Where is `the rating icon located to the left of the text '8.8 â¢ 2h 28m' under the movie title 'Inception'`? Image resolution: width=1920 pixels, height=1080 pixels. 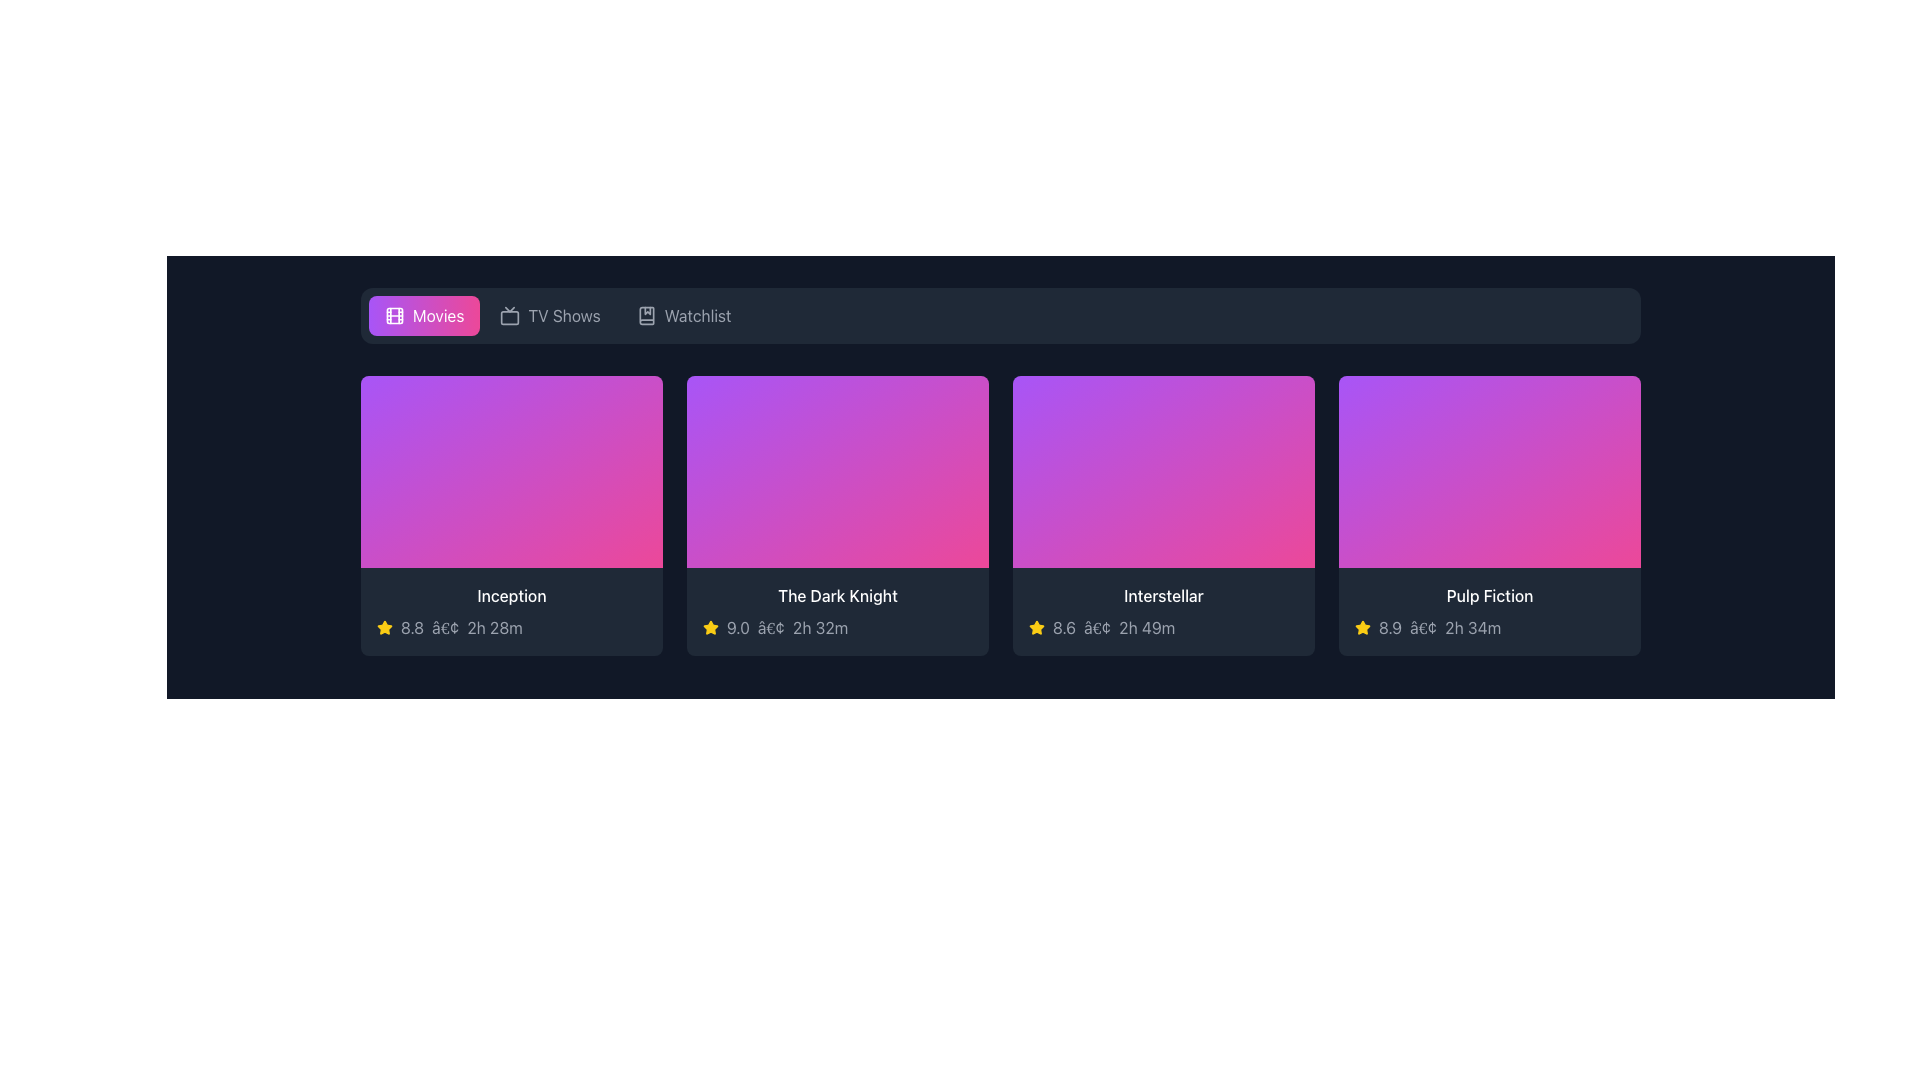
the rating icon located to the left of the text '8.8 â¢ 2h 28m' under the movie title 'Inception' is located at coordinates (384, 627).